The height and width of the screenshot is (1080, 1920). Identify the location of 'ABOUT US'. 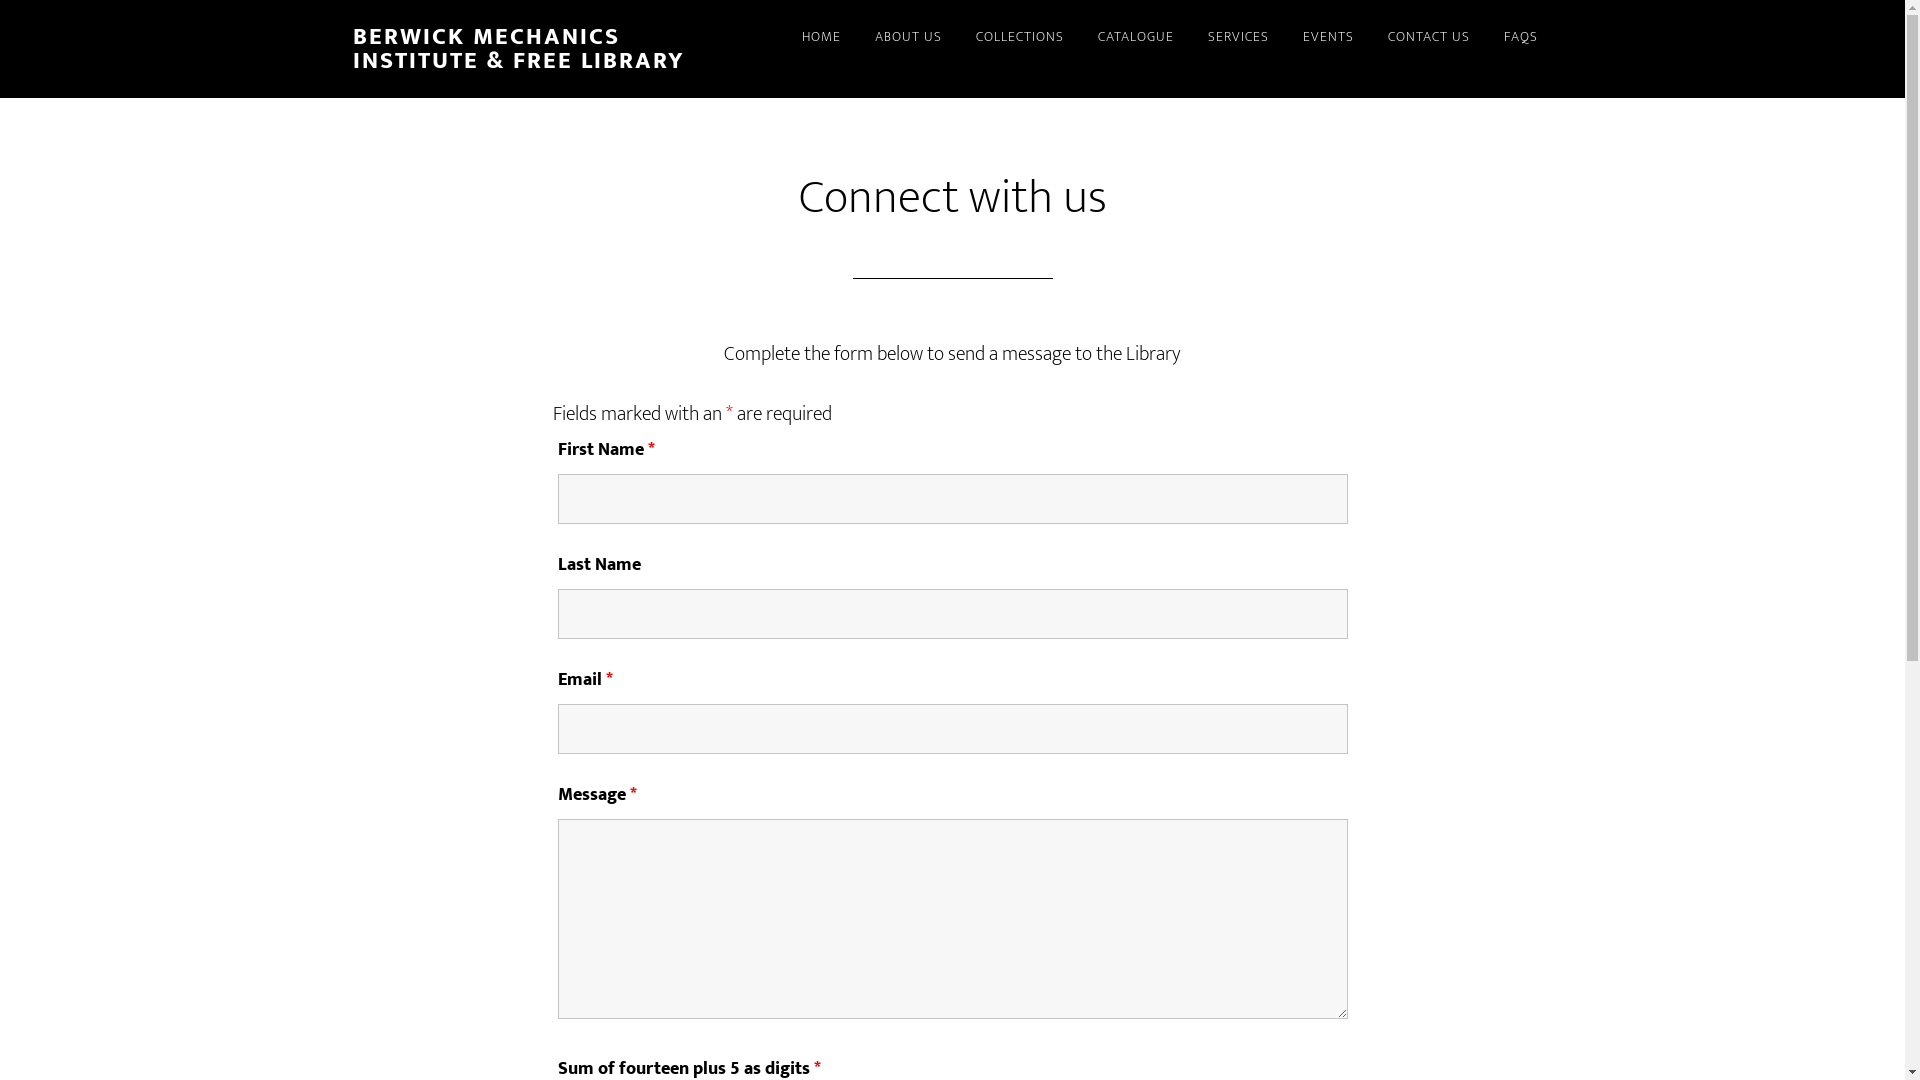
(907, 38).